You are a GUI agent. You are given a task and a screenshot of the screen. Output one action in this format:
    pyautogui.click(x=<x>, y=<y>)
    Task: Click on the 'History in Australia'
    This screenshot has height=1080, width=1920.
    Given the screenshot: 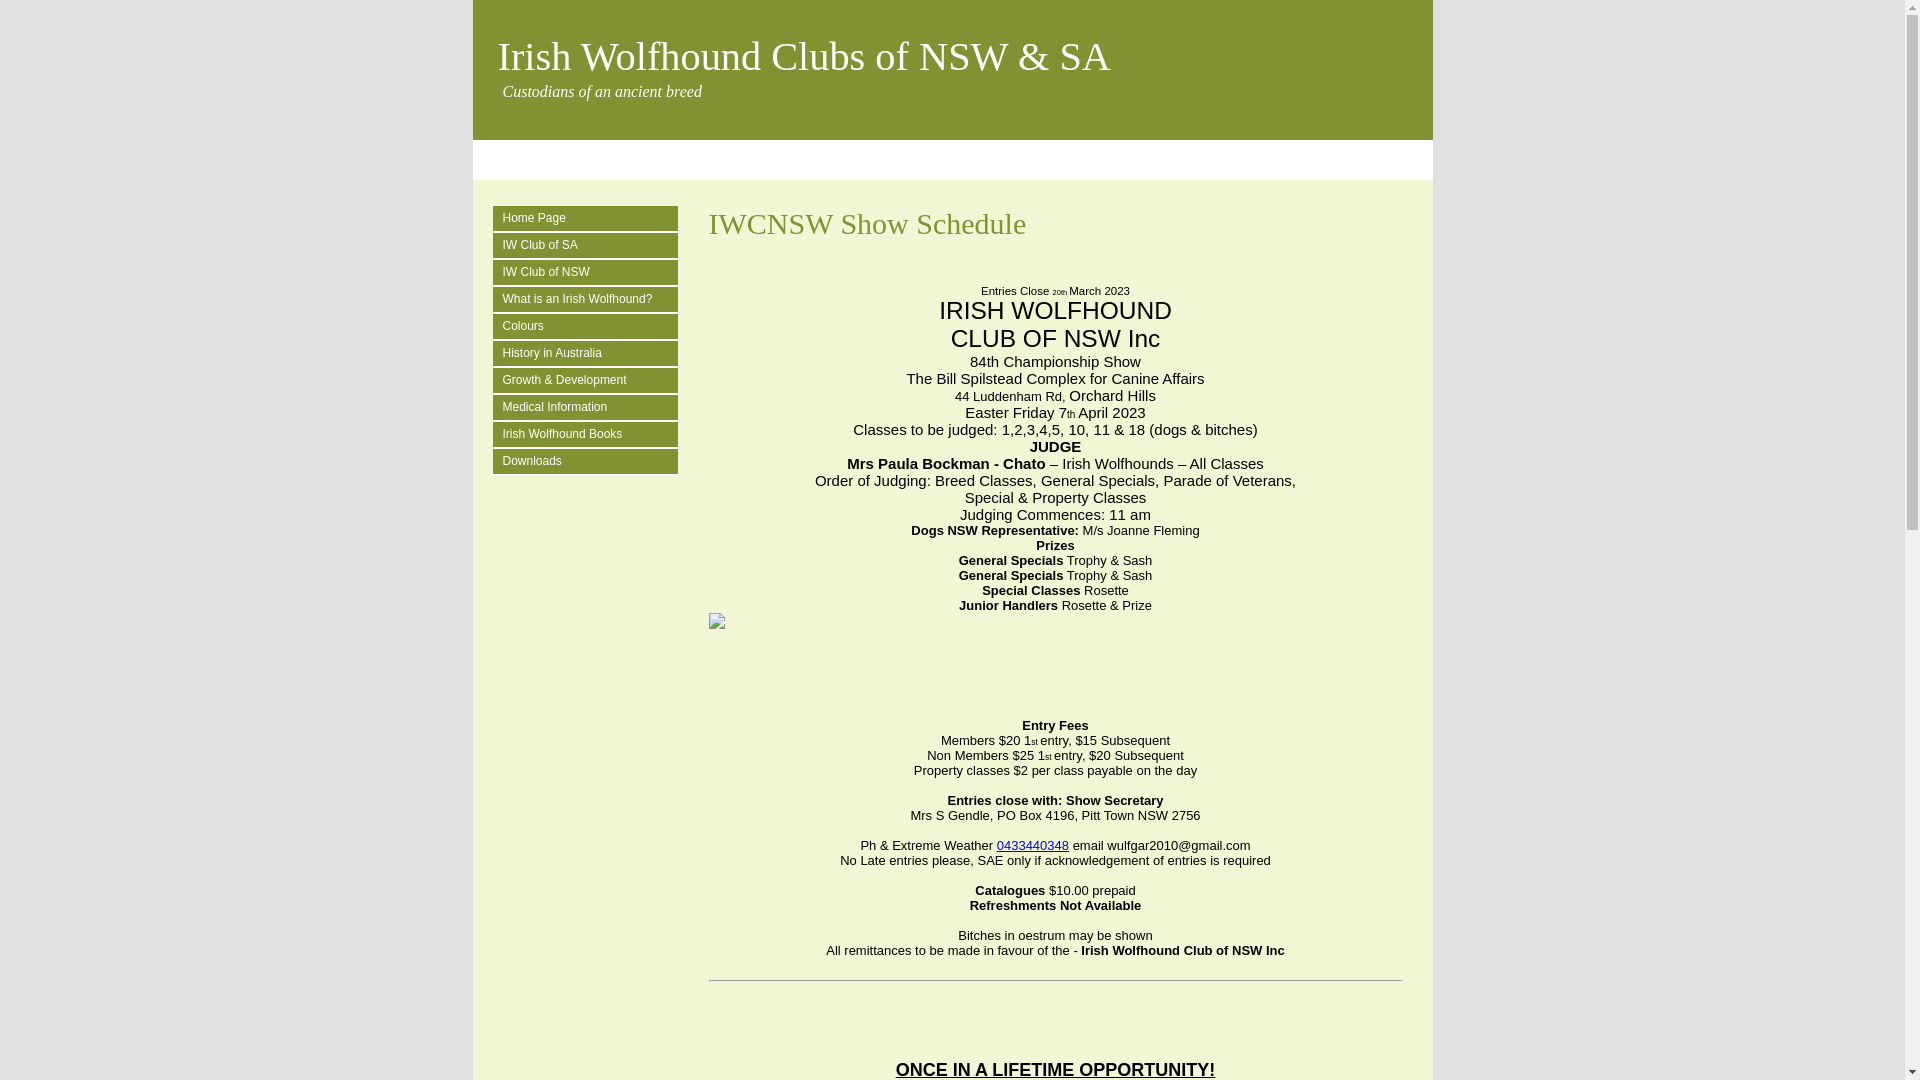 What is the action you would take?
    pyautogui.click(x=588, y=352)
    